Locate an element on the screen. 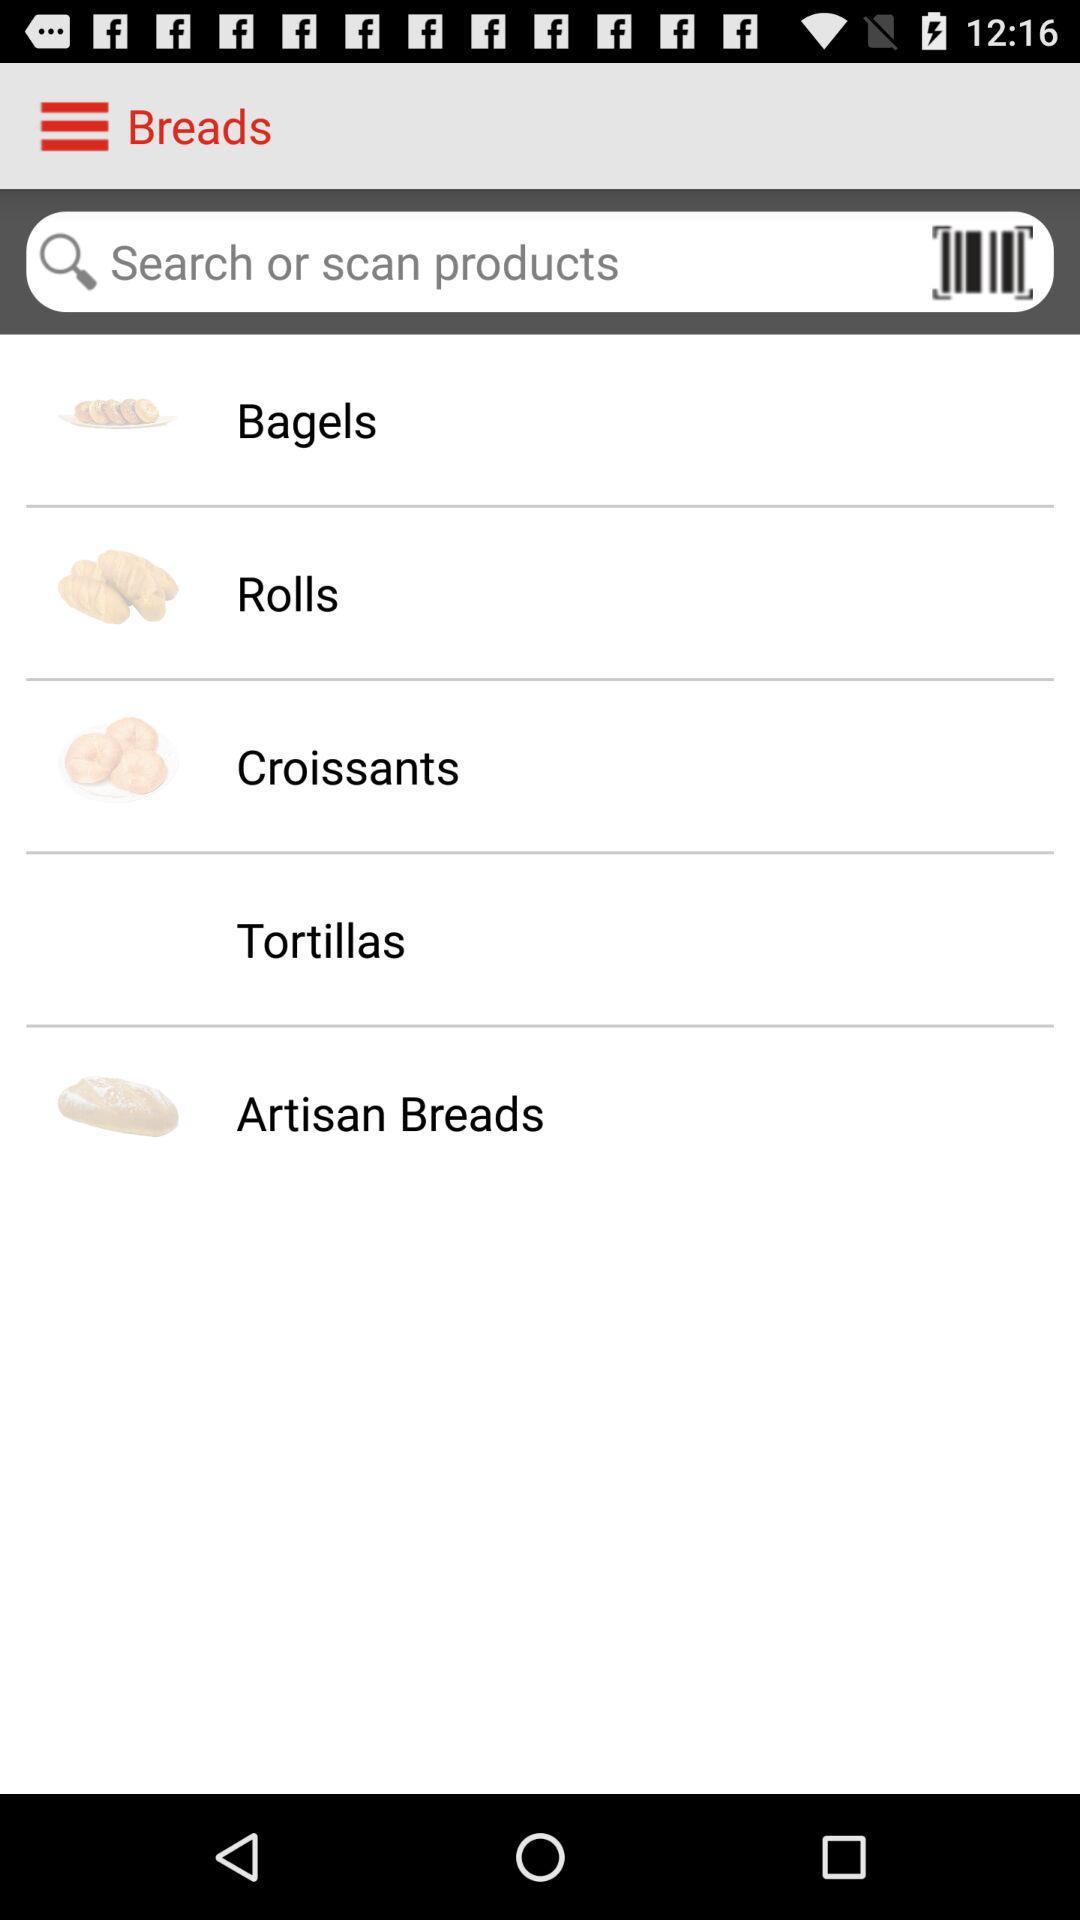  icon above the croissants is located at coordinates (287, 591).